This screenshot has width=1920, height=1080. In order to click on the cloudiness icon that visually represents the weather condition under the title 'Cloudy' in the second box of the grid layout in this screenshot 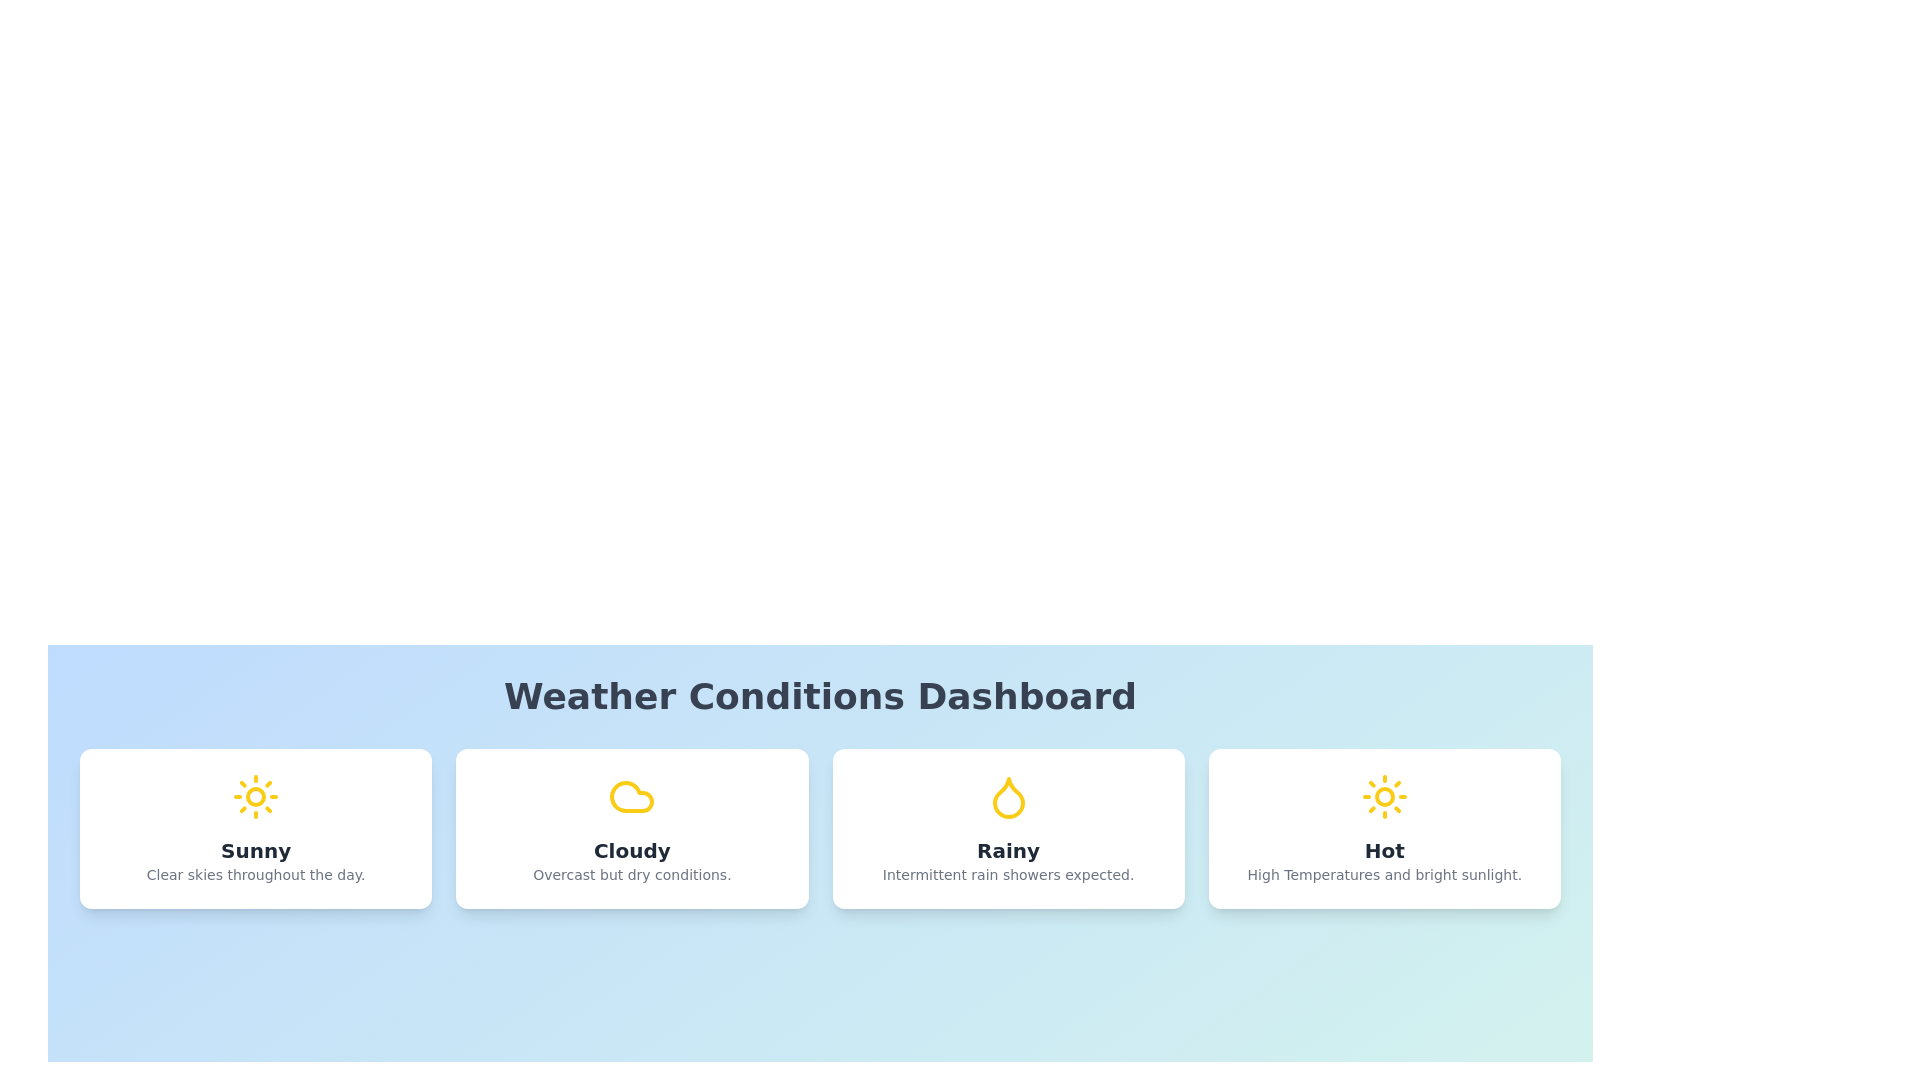, I will do `click(631, 796)`.